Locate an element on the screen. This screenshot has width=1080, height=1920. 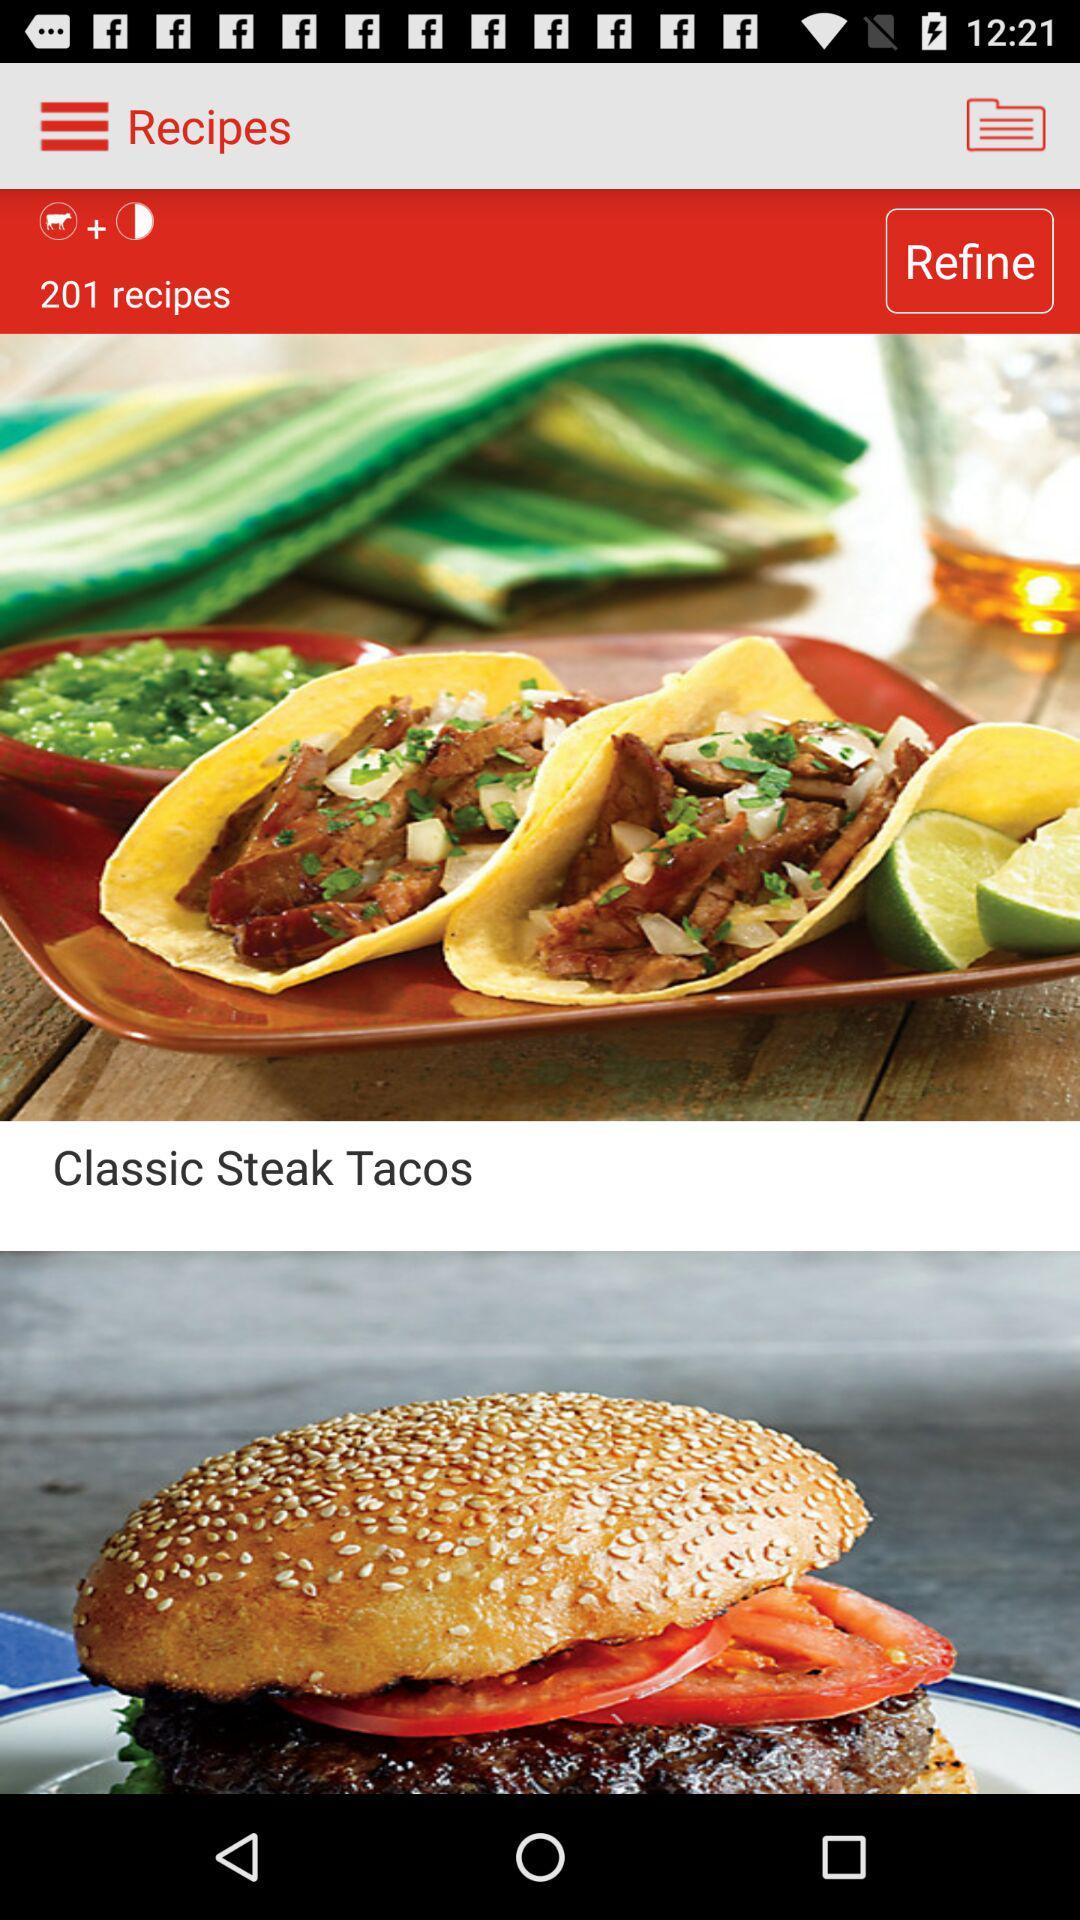
the refine button is located at coordinates (968, 259).